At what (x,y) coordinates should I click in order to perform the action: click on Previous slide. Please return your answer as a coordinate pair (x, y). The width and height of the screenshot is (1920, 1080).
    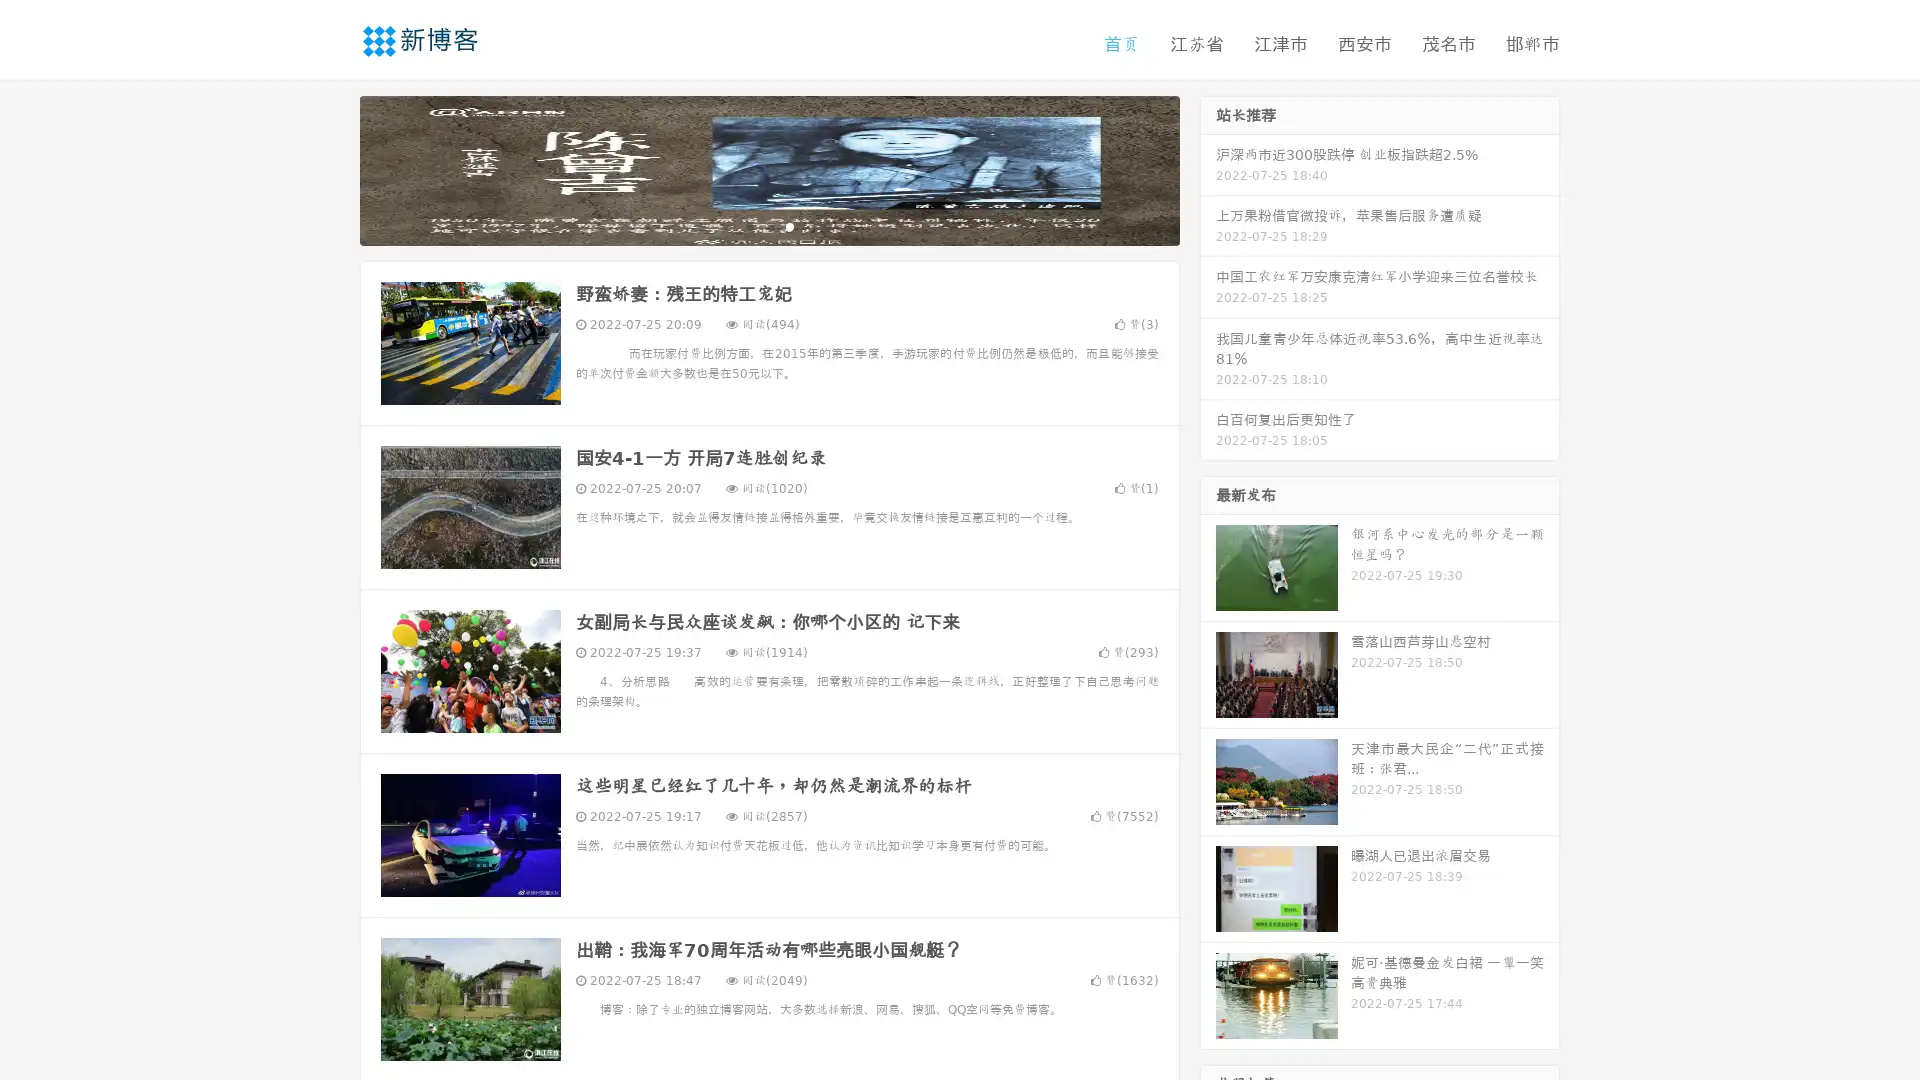
    Looking at the image, I should click on (330, 168).